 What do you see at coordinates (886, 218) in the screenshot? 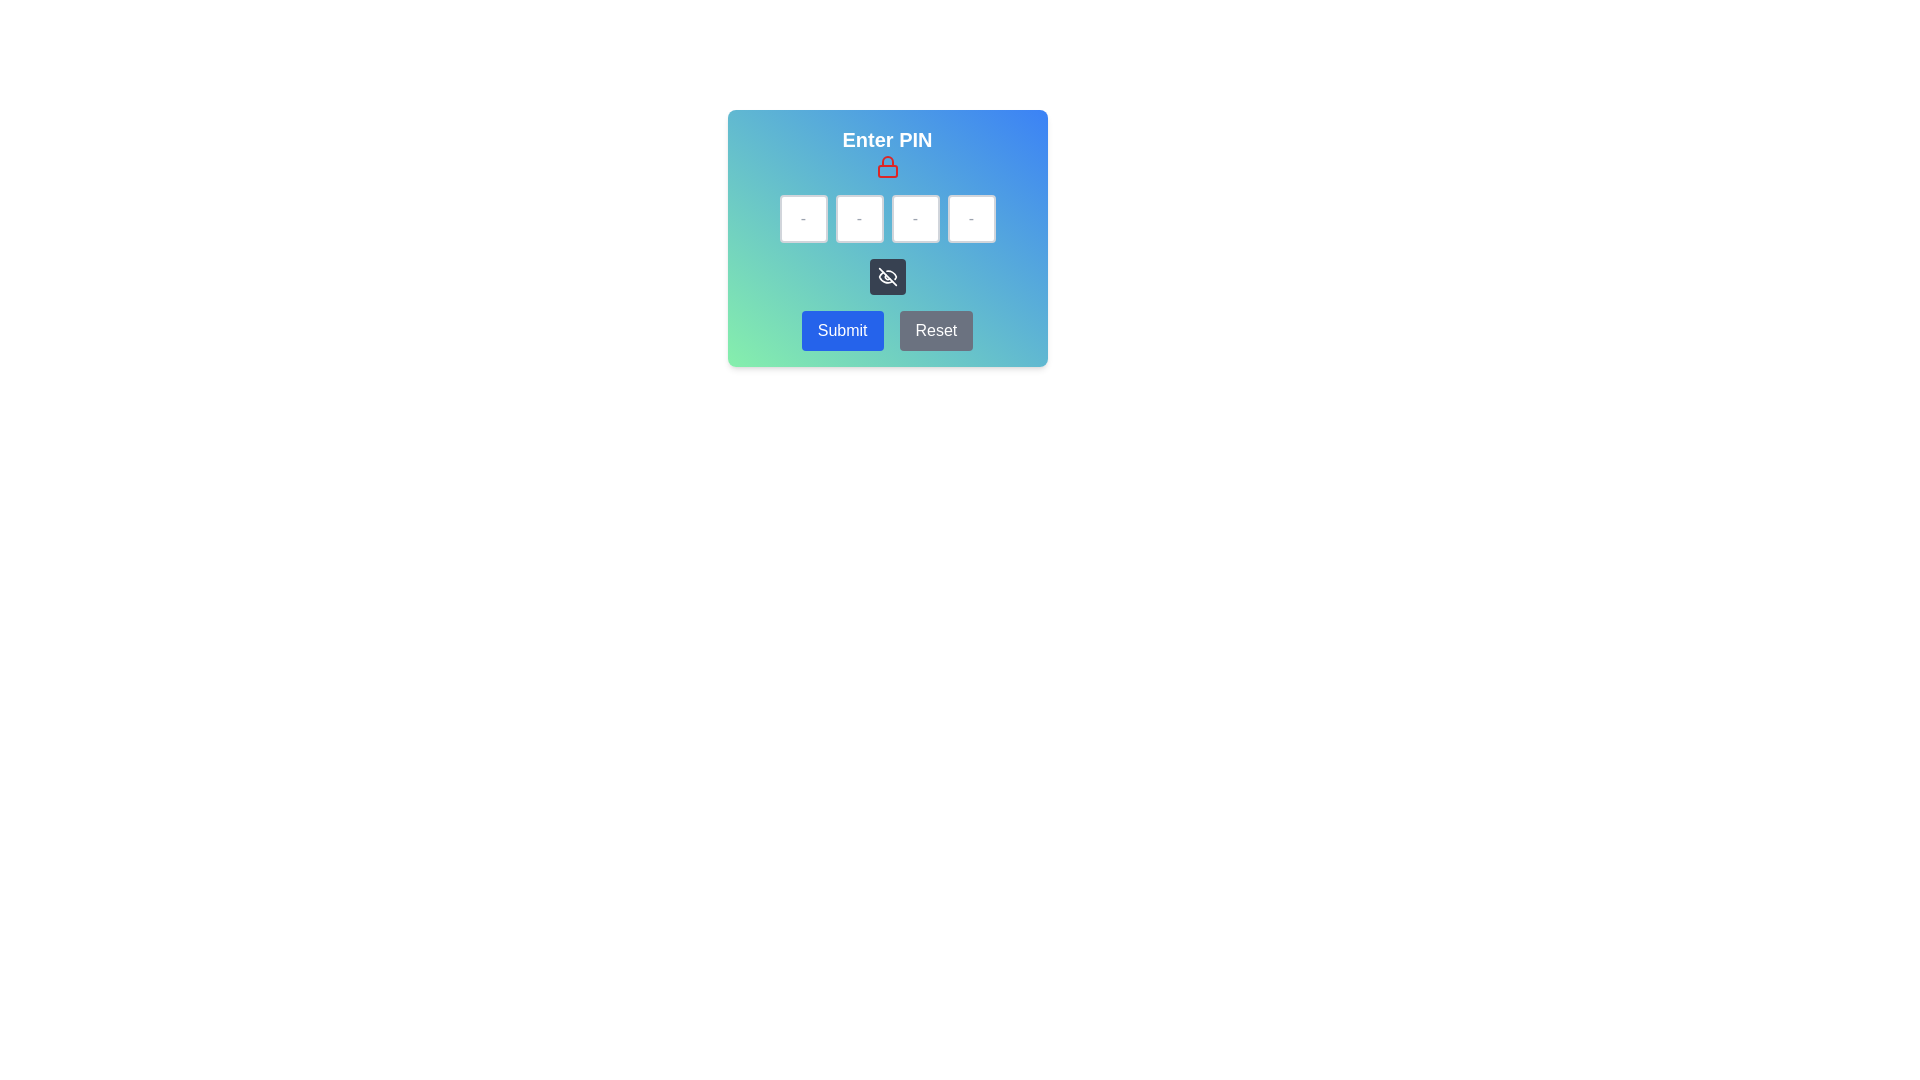
I see `each of the four password input fields in the row to focus on them, starting from the leftmost box` at bounding box center [886, 218].